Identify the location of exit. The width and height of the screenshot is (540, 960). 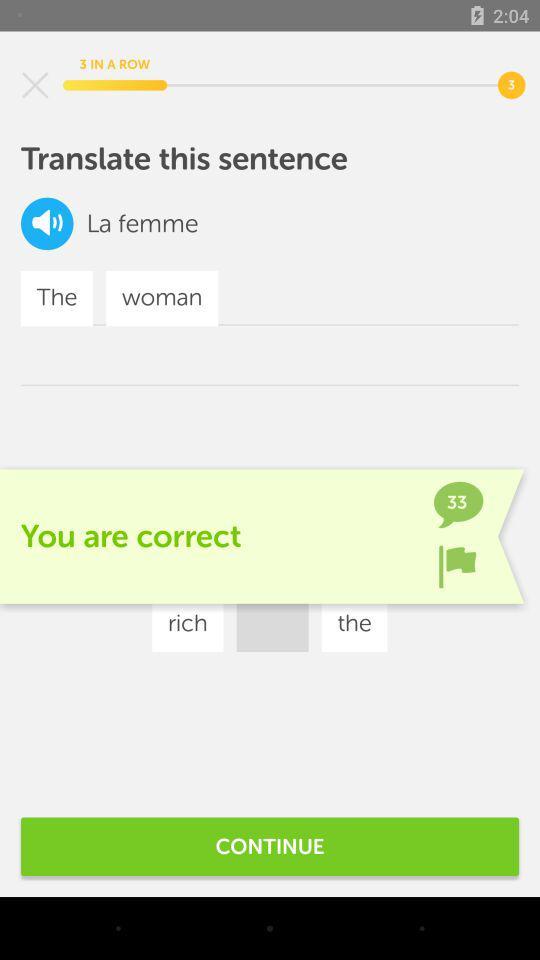
(35, 85).